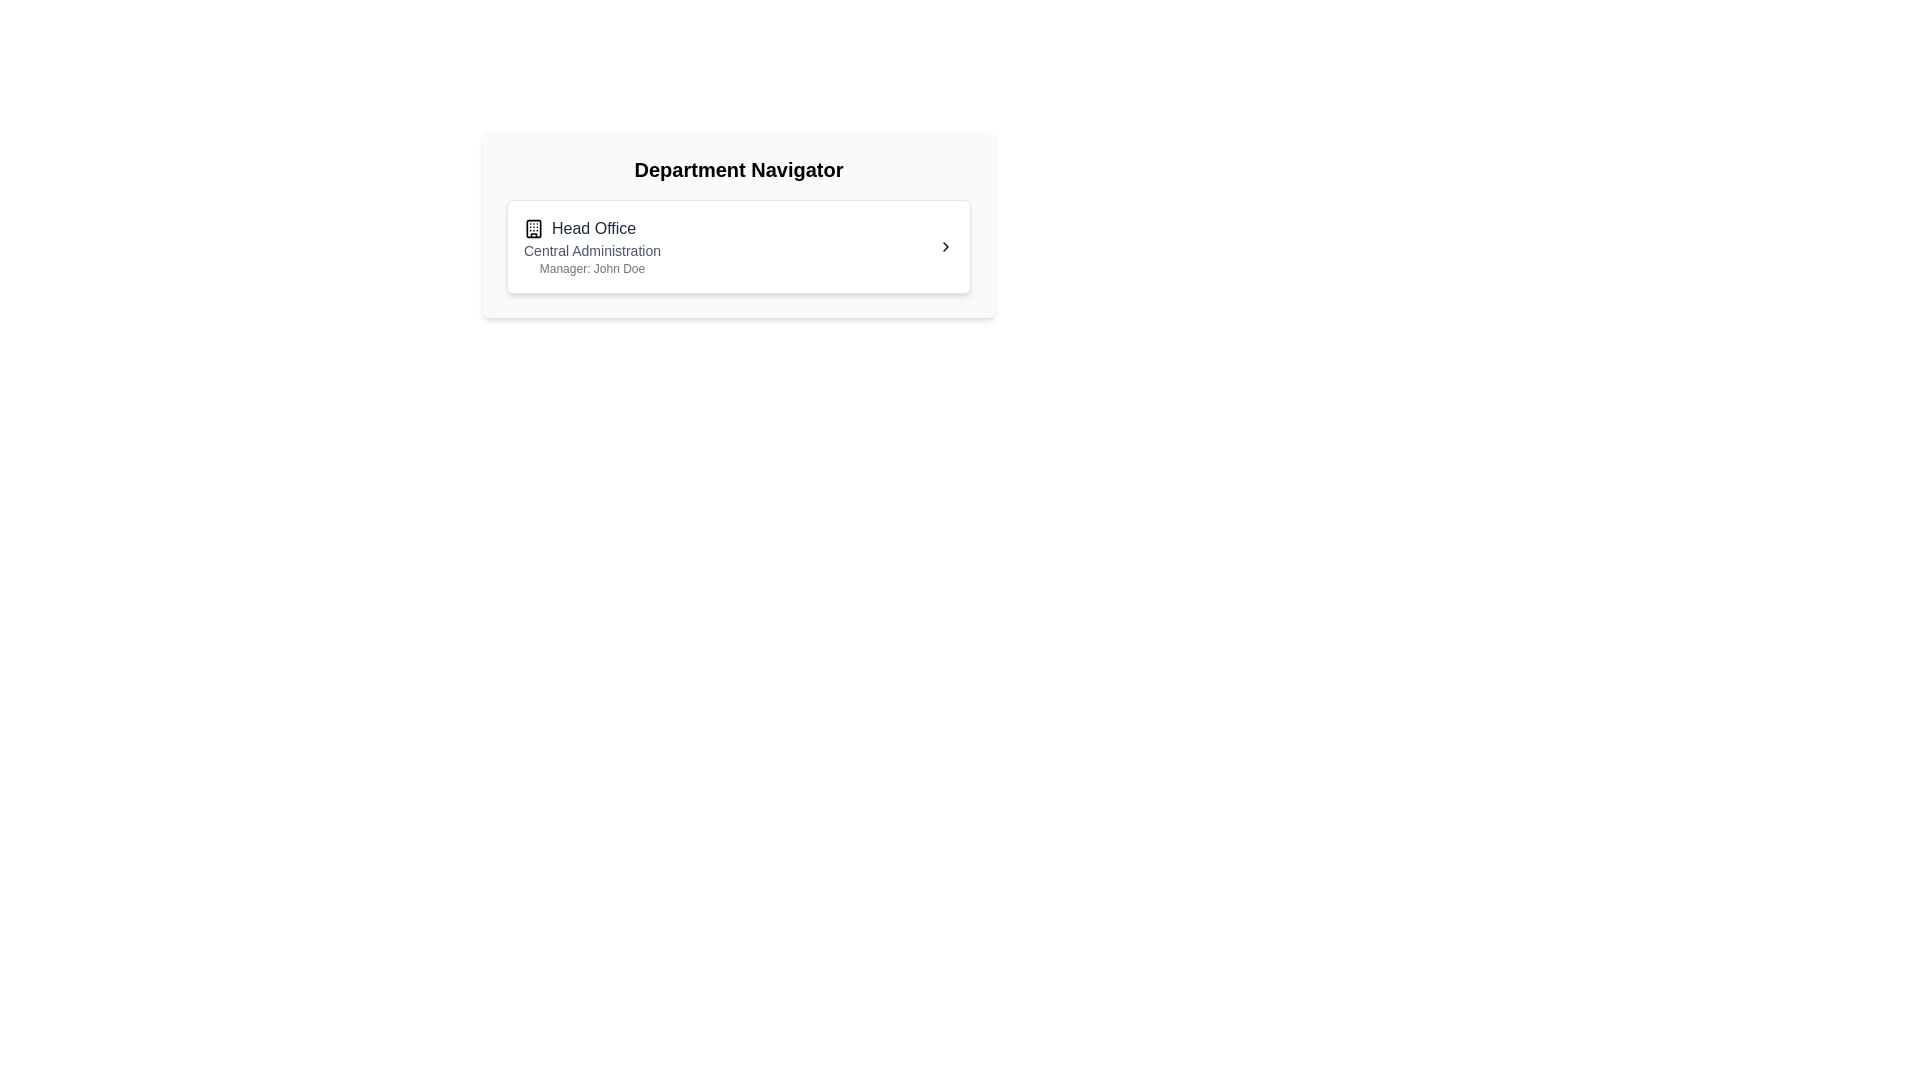 The height and width of the screenshot is (1080, 1920). I want to click on the small chevron icon pointing to the right, located at the far right side of the 'Head Office' panel in the 'Department Navigator' section, so click(944, 245).